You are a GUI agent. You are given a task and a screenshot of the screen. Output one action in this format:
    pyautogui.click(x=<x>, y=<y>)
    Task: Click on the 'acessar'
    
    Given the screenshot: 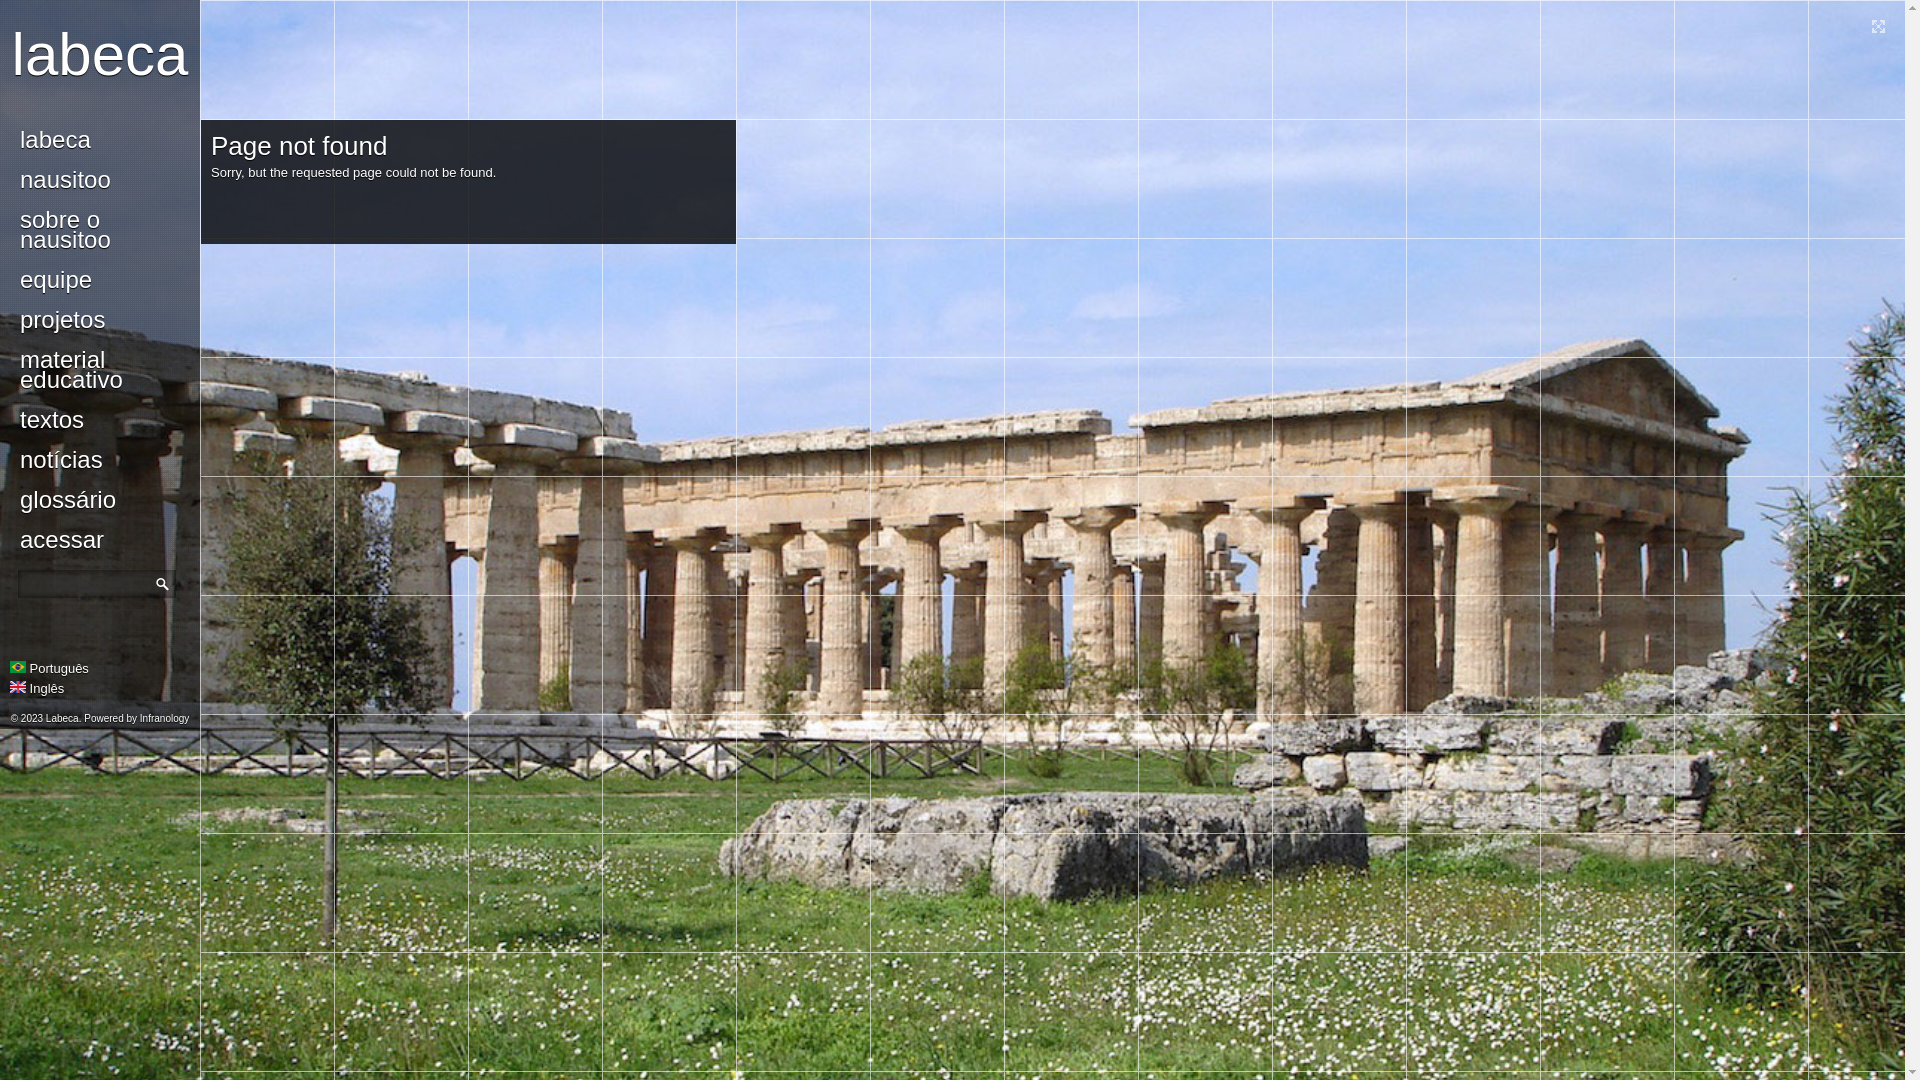 What is the action you would take?
    pyautogui.click(x=99, y=540)
    